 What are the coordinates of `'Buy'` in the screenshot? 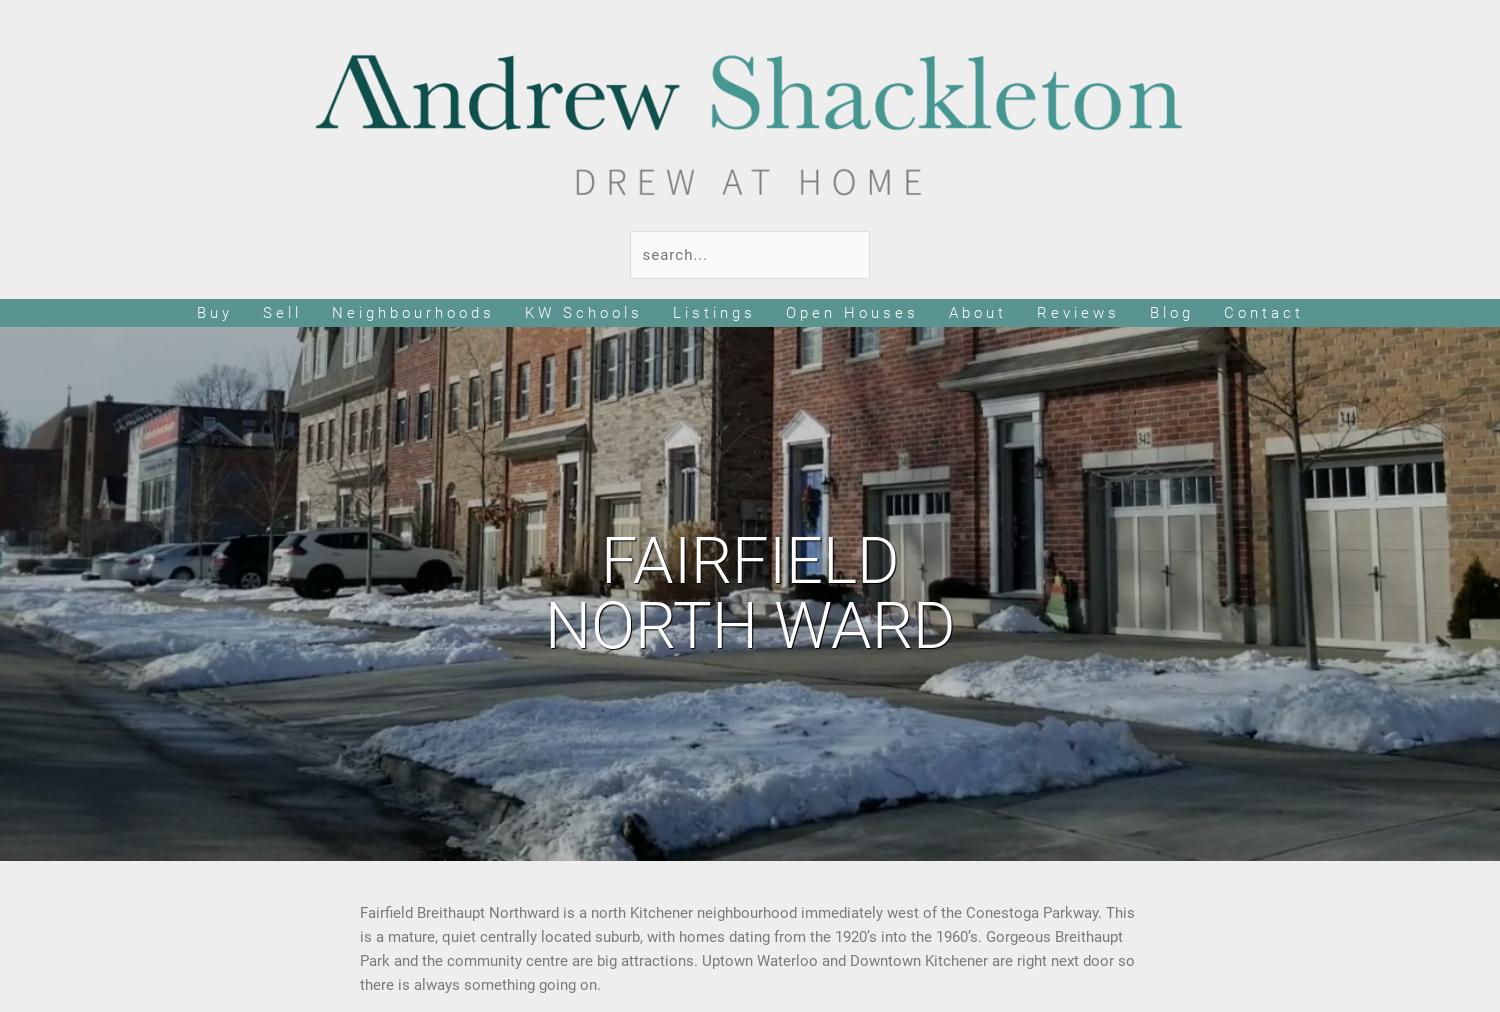 It's located at (213, 312).